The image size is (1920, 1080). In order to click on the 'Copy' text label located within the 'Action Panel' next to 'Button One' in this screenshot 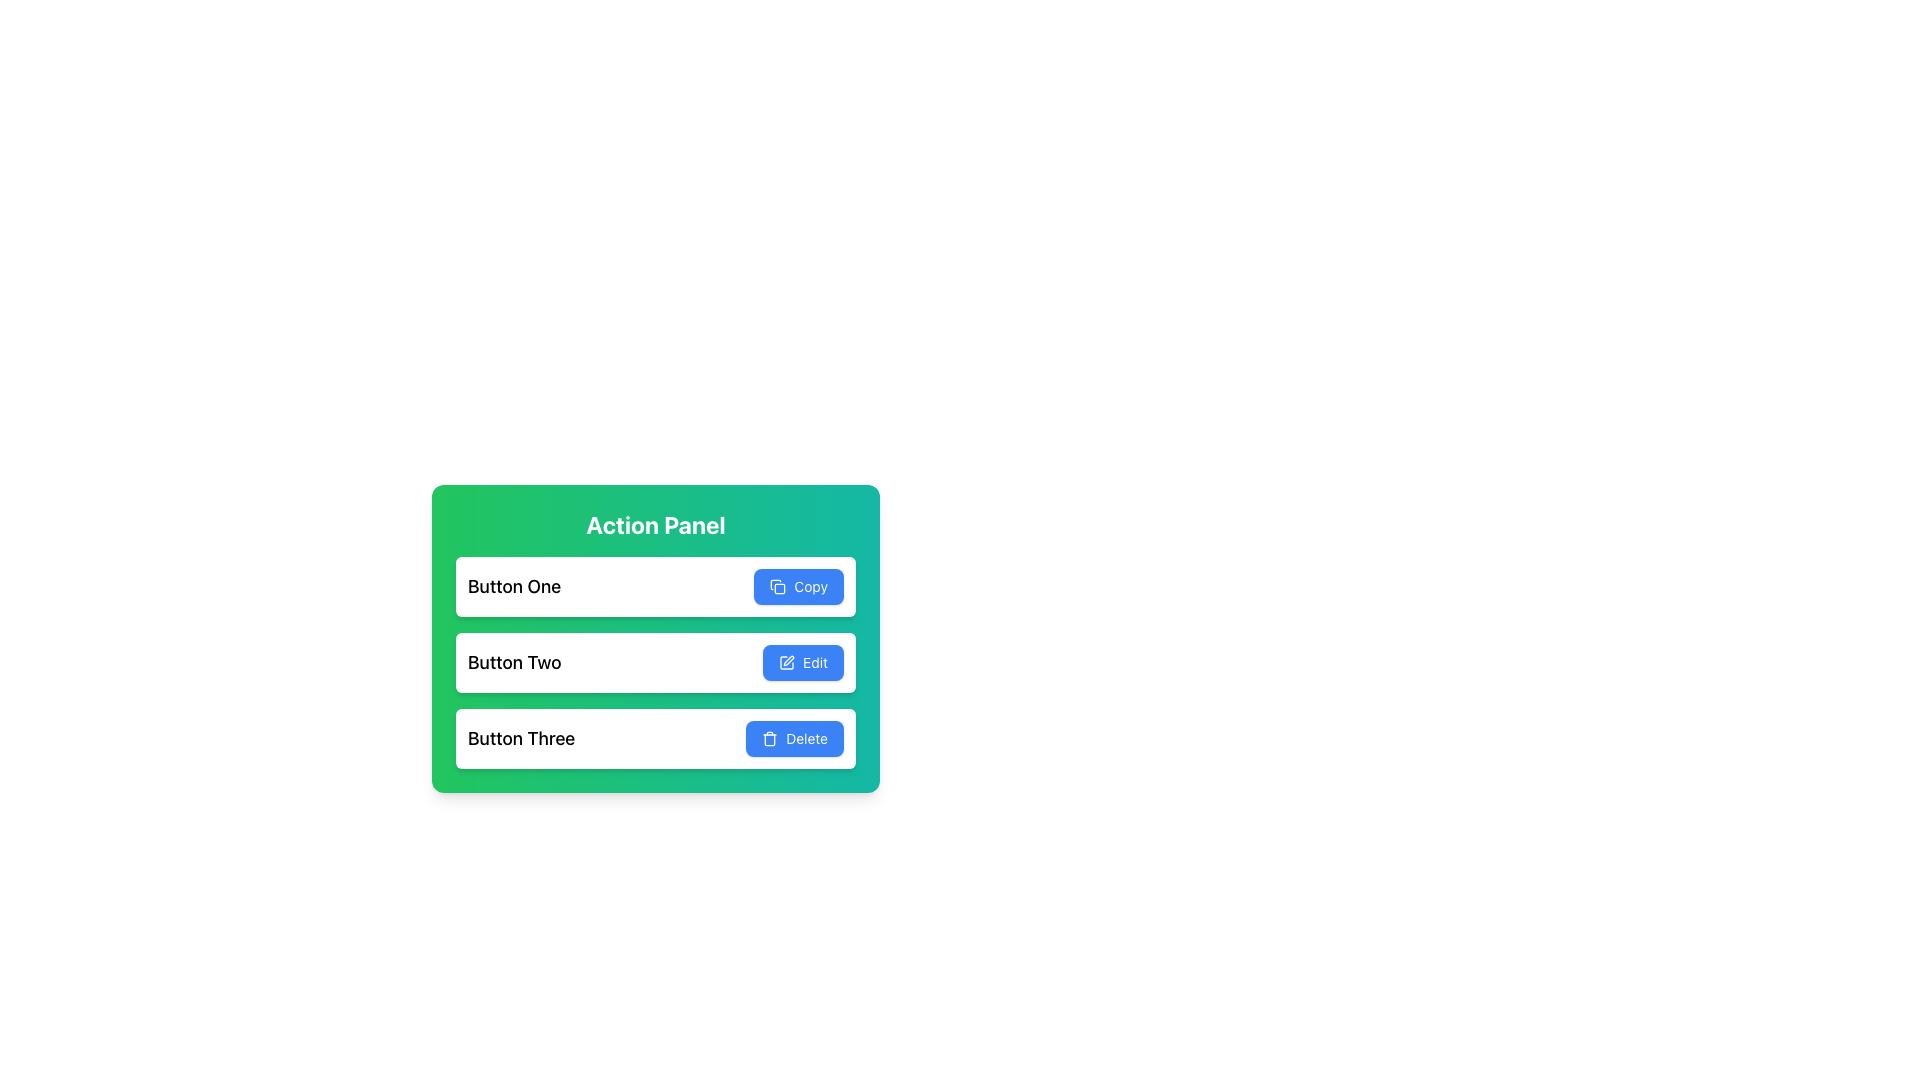, I will do `click(811, 585)`.